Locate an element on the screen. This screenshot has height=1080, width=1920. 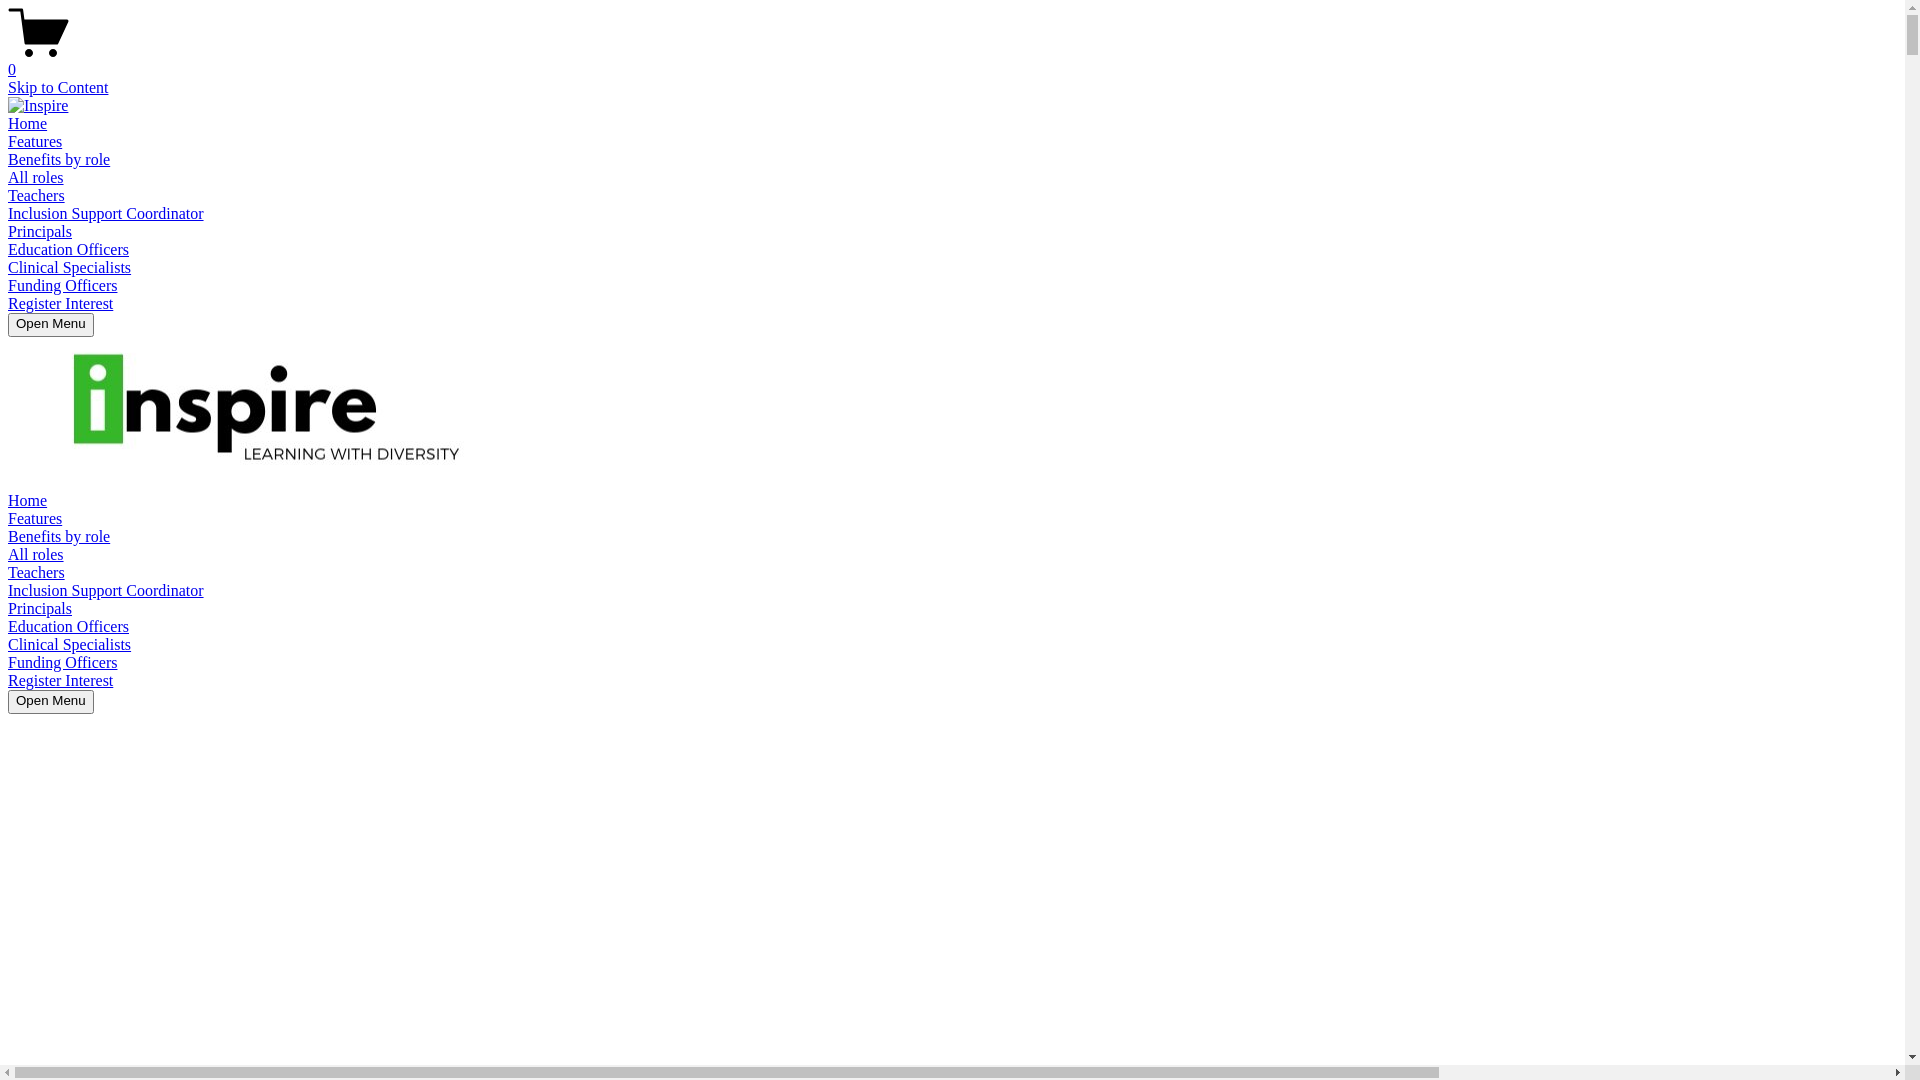
'Education Officers' is located at coordinates (68, 625).